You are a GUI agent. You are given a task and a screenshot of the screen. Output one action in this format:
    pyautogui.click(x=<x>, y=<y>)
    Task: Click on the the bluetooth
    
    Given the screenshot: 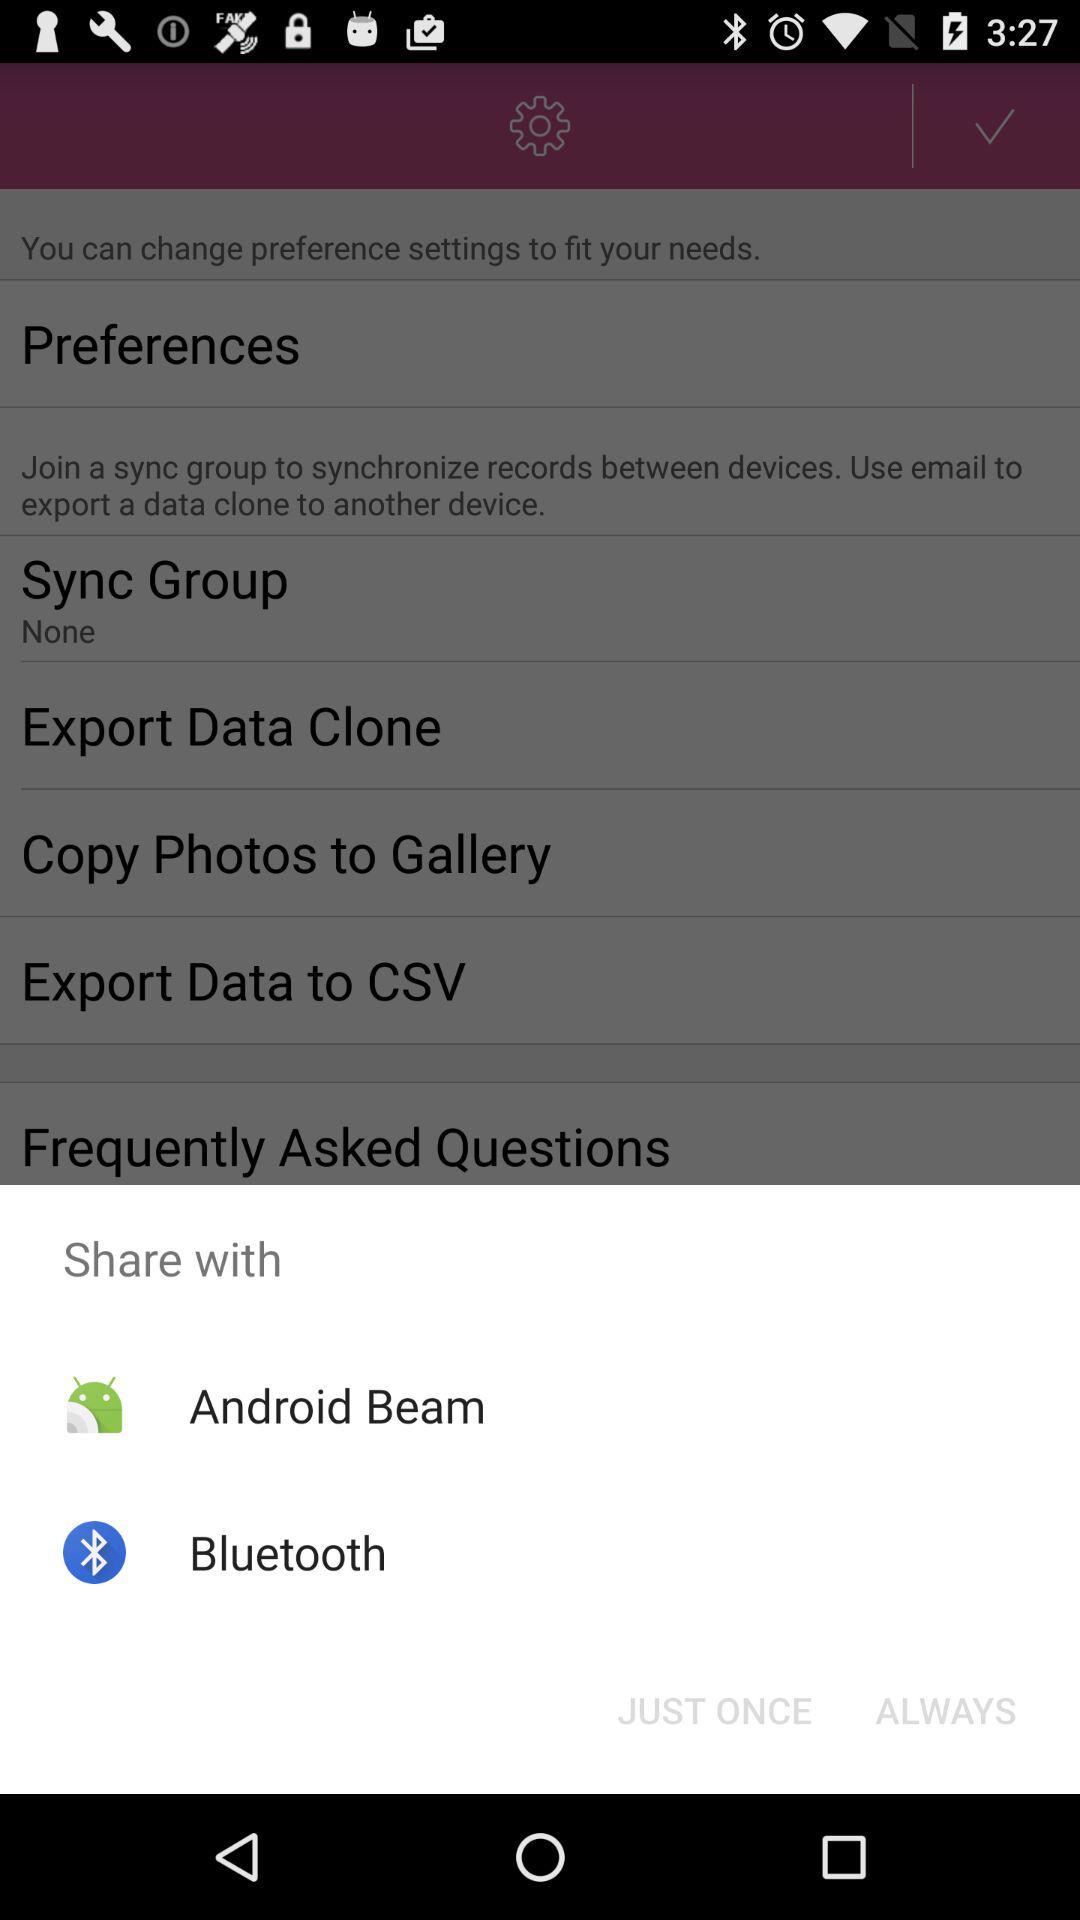 What is the action you would take?
    pyautogui.click(x=288, y=1551)
    